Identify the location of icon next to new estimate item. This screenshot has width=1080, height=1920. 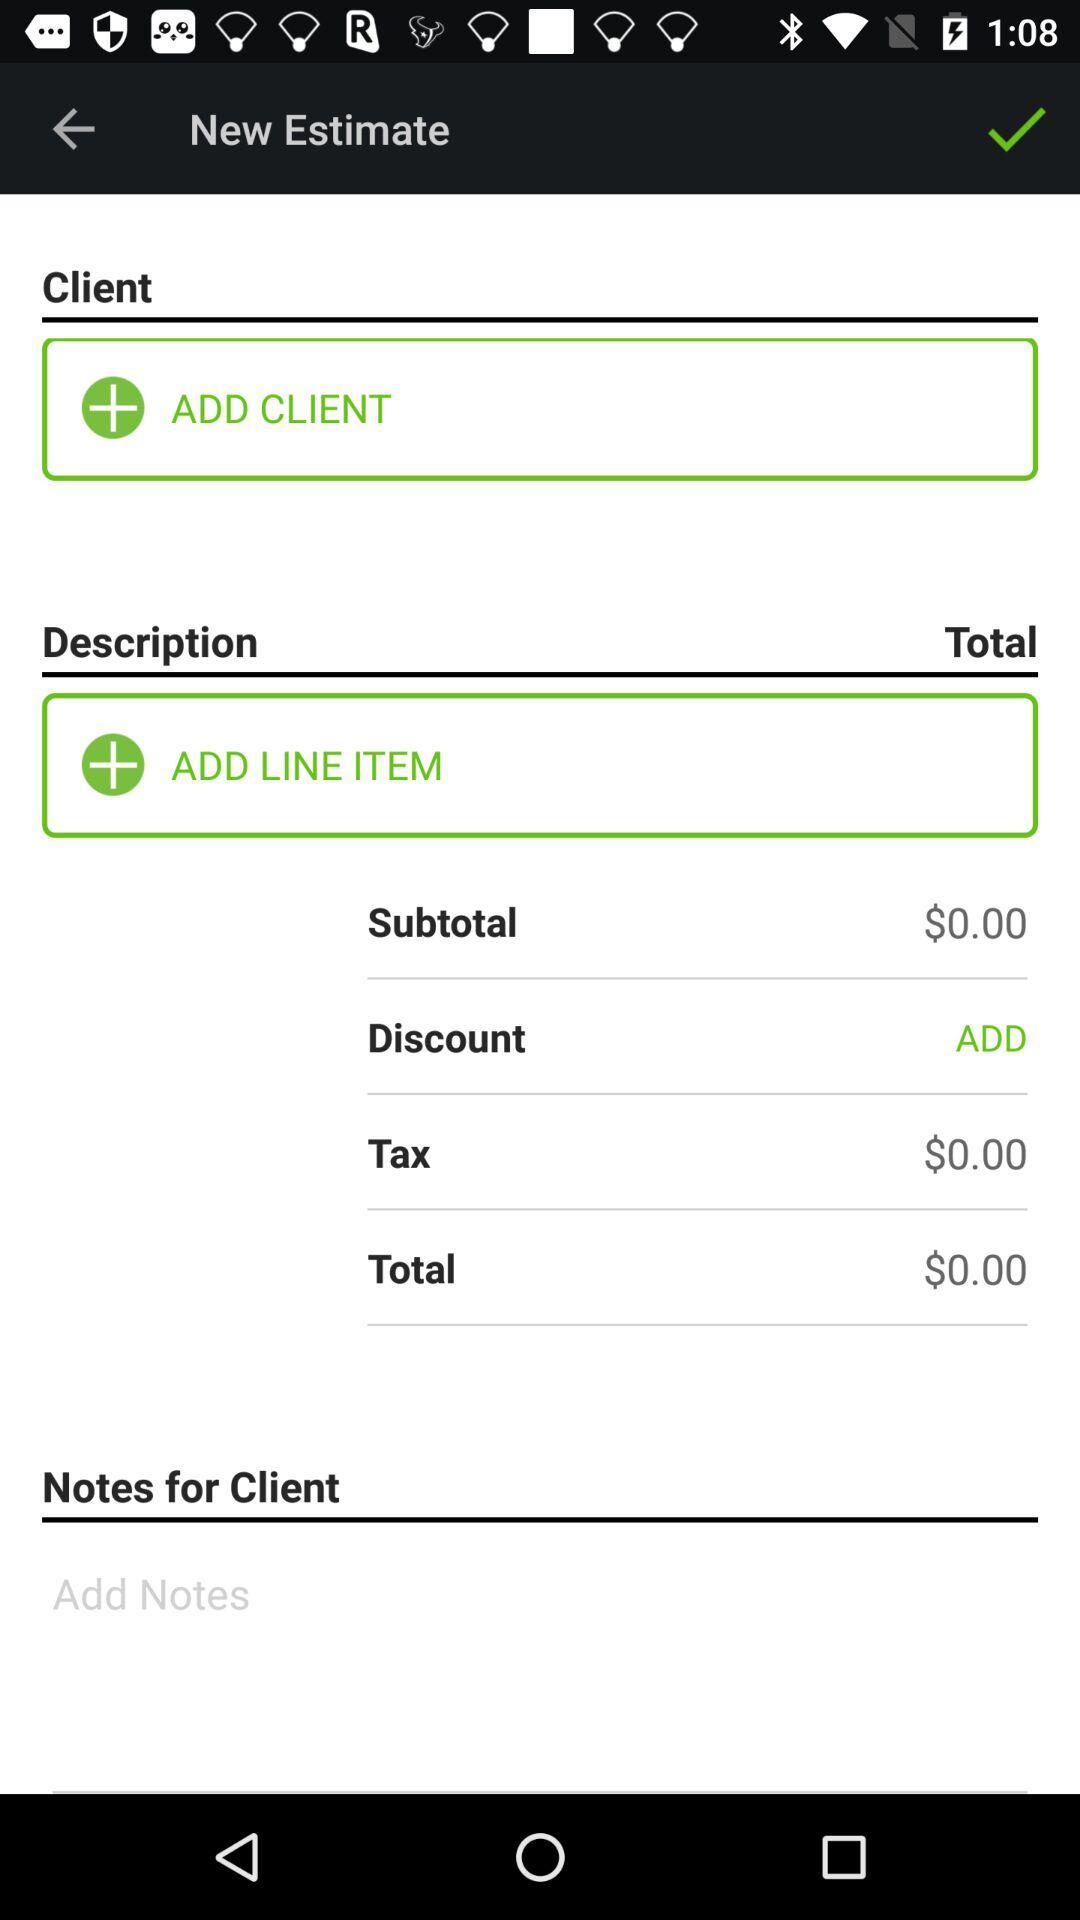
(1017, 127).